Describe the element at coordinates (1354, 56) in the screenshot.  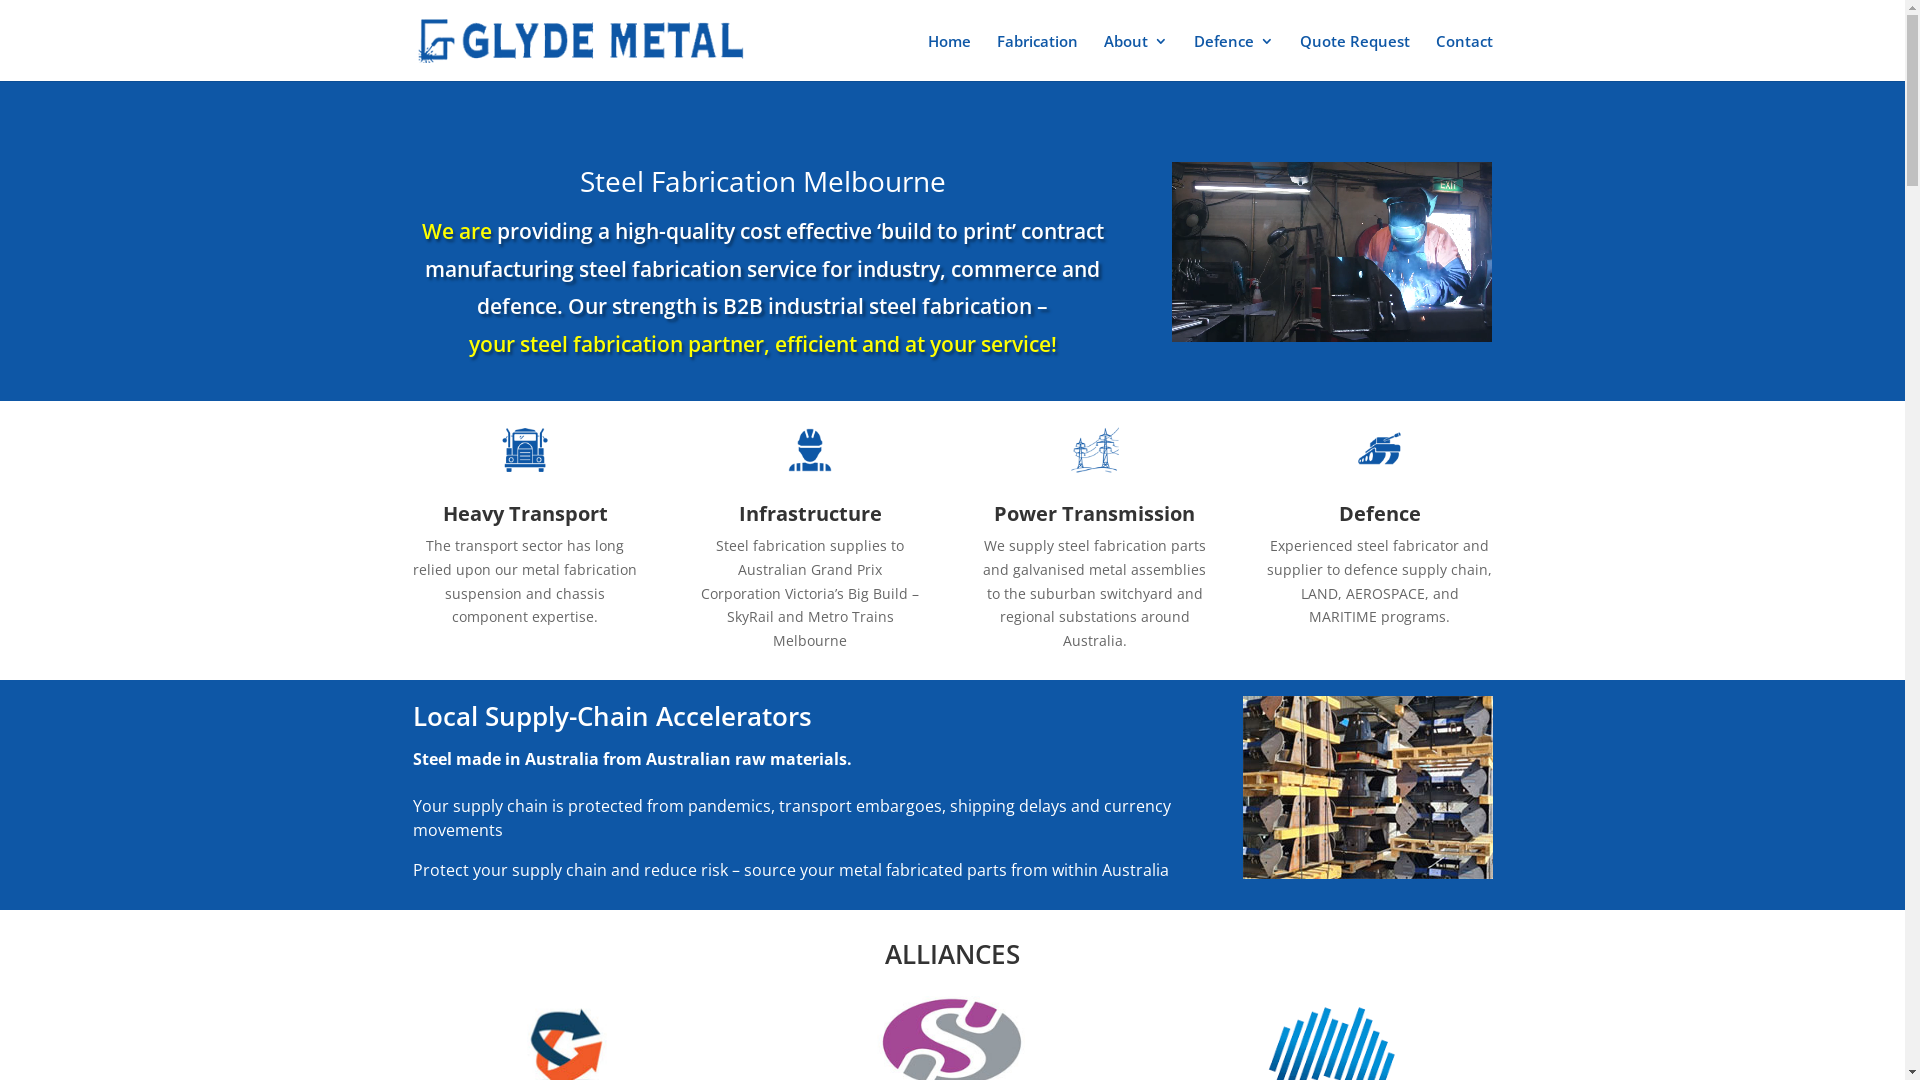
I see `'Quote Request'` at that location.